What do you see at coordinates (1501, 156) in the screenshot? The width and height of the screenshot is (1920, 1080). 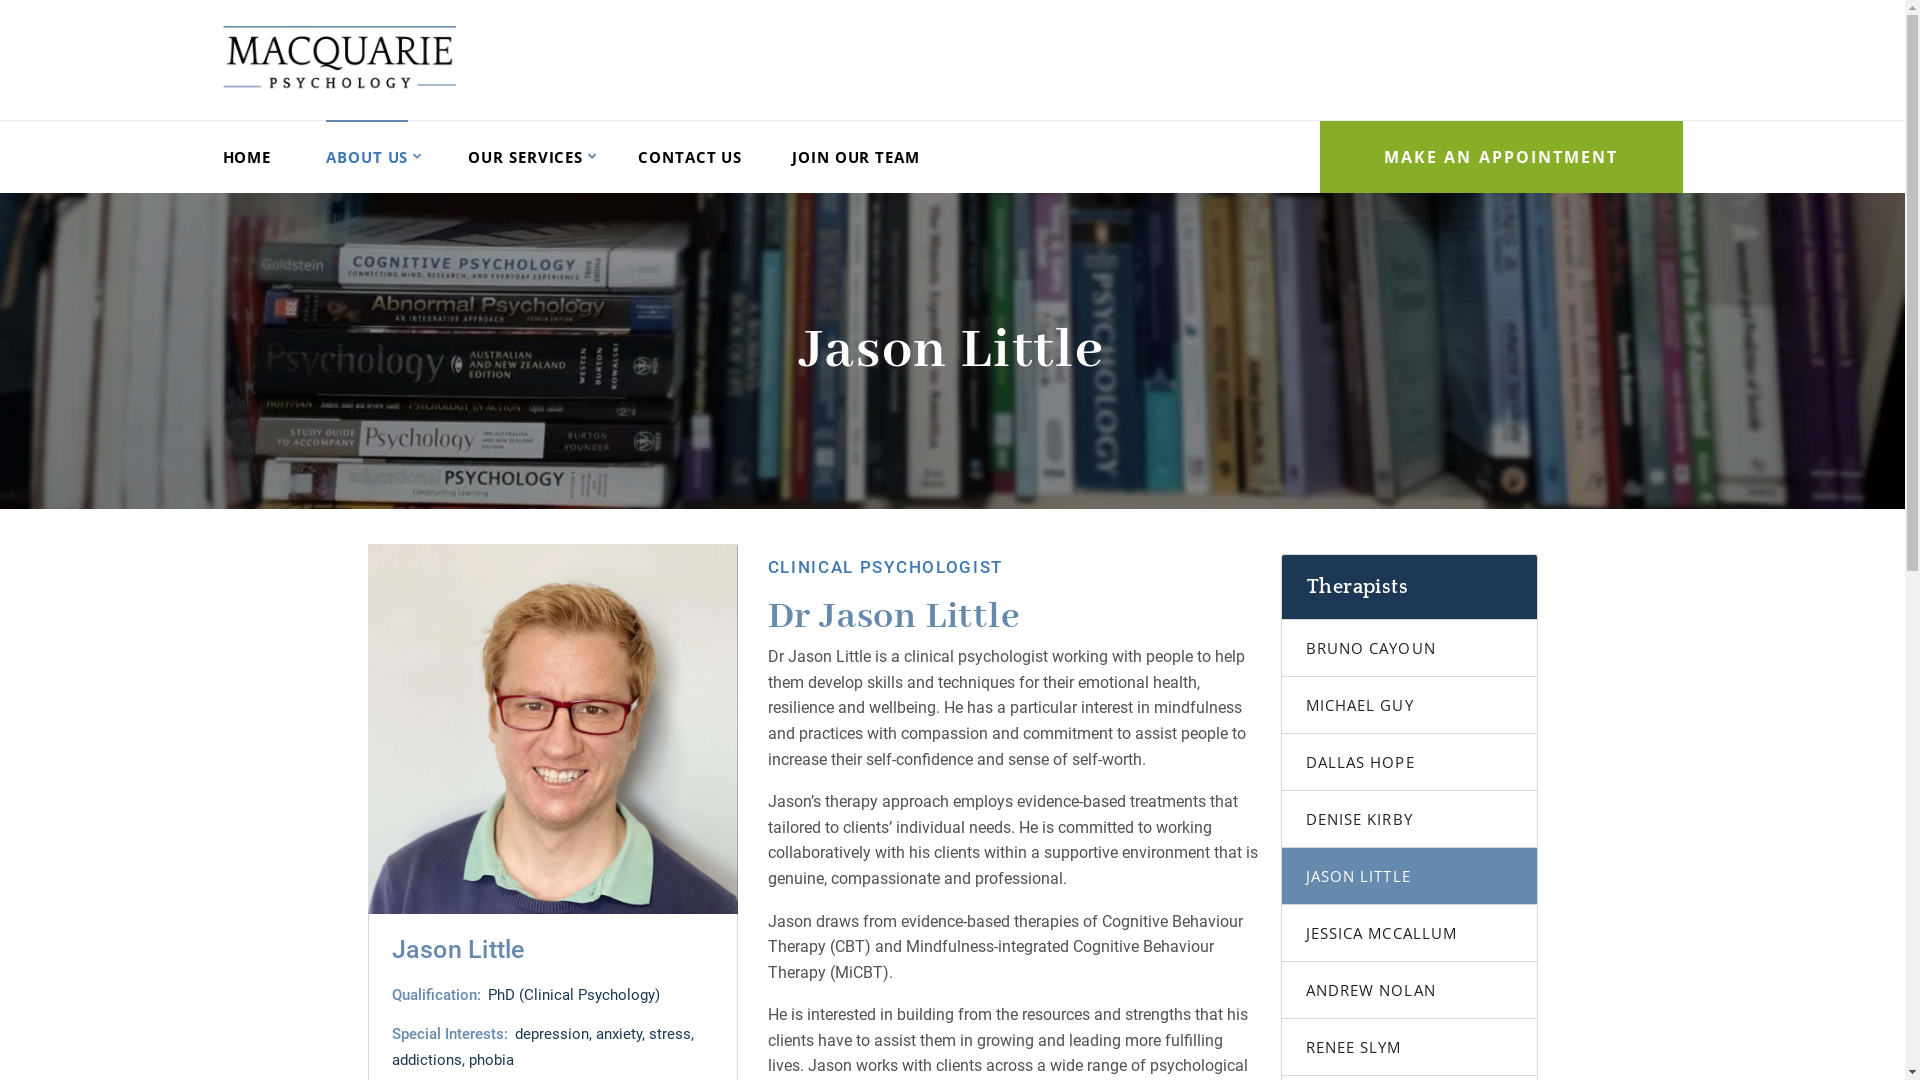 I see `'MAKE AN APPOINTMENT'` at bounding box center [1501, 156].